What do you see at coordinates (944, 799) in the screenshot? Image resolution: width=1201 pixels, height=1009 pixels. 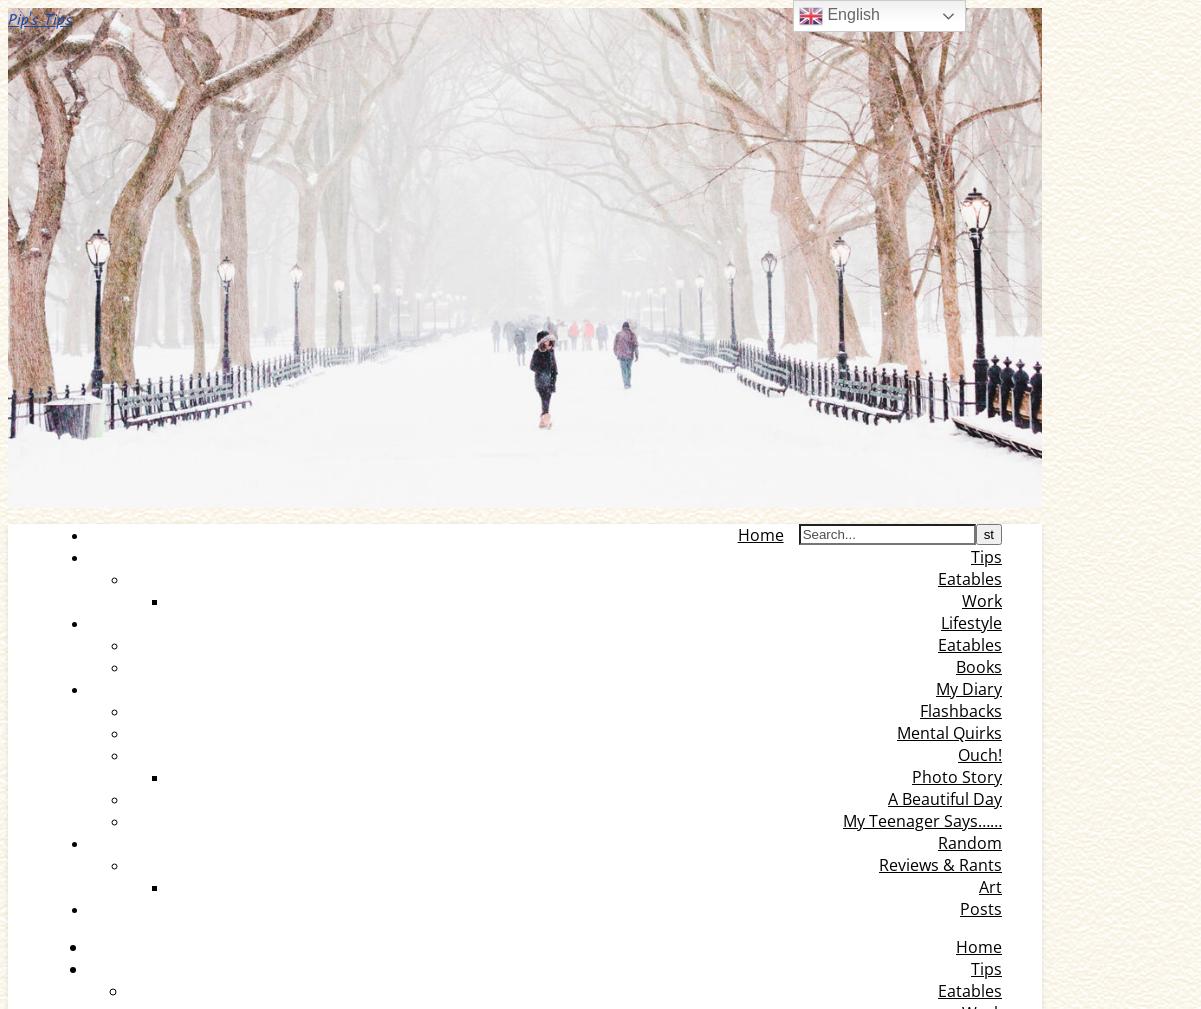 I see `'A Beautiful Day'` at bounding box center [944, 799].